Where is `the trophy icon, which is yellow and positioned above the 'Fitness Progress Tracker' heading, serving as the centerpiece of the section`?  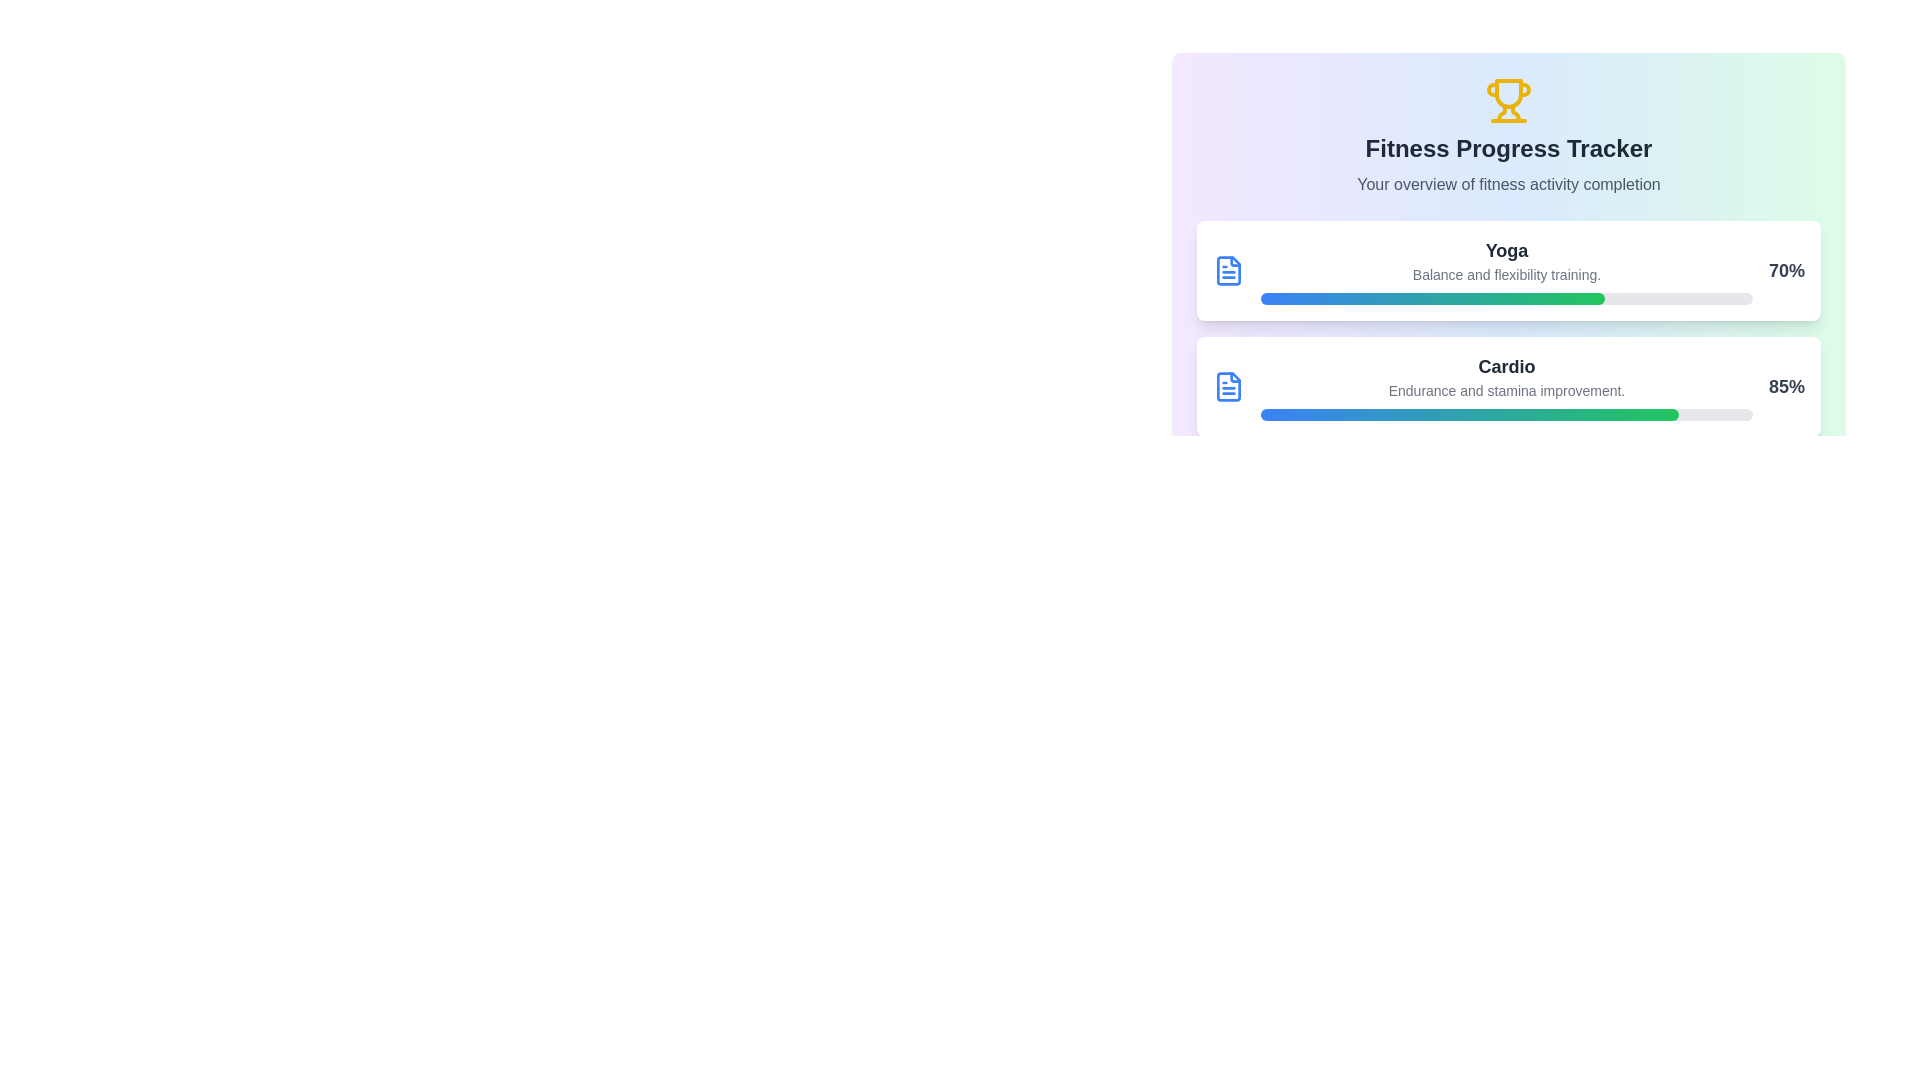
the trophy icon, which is yellow and positioned above the 'Fitness Progress Tracker' heading, serving as the centerpiece of the section is located at coordinates (1508, 100).